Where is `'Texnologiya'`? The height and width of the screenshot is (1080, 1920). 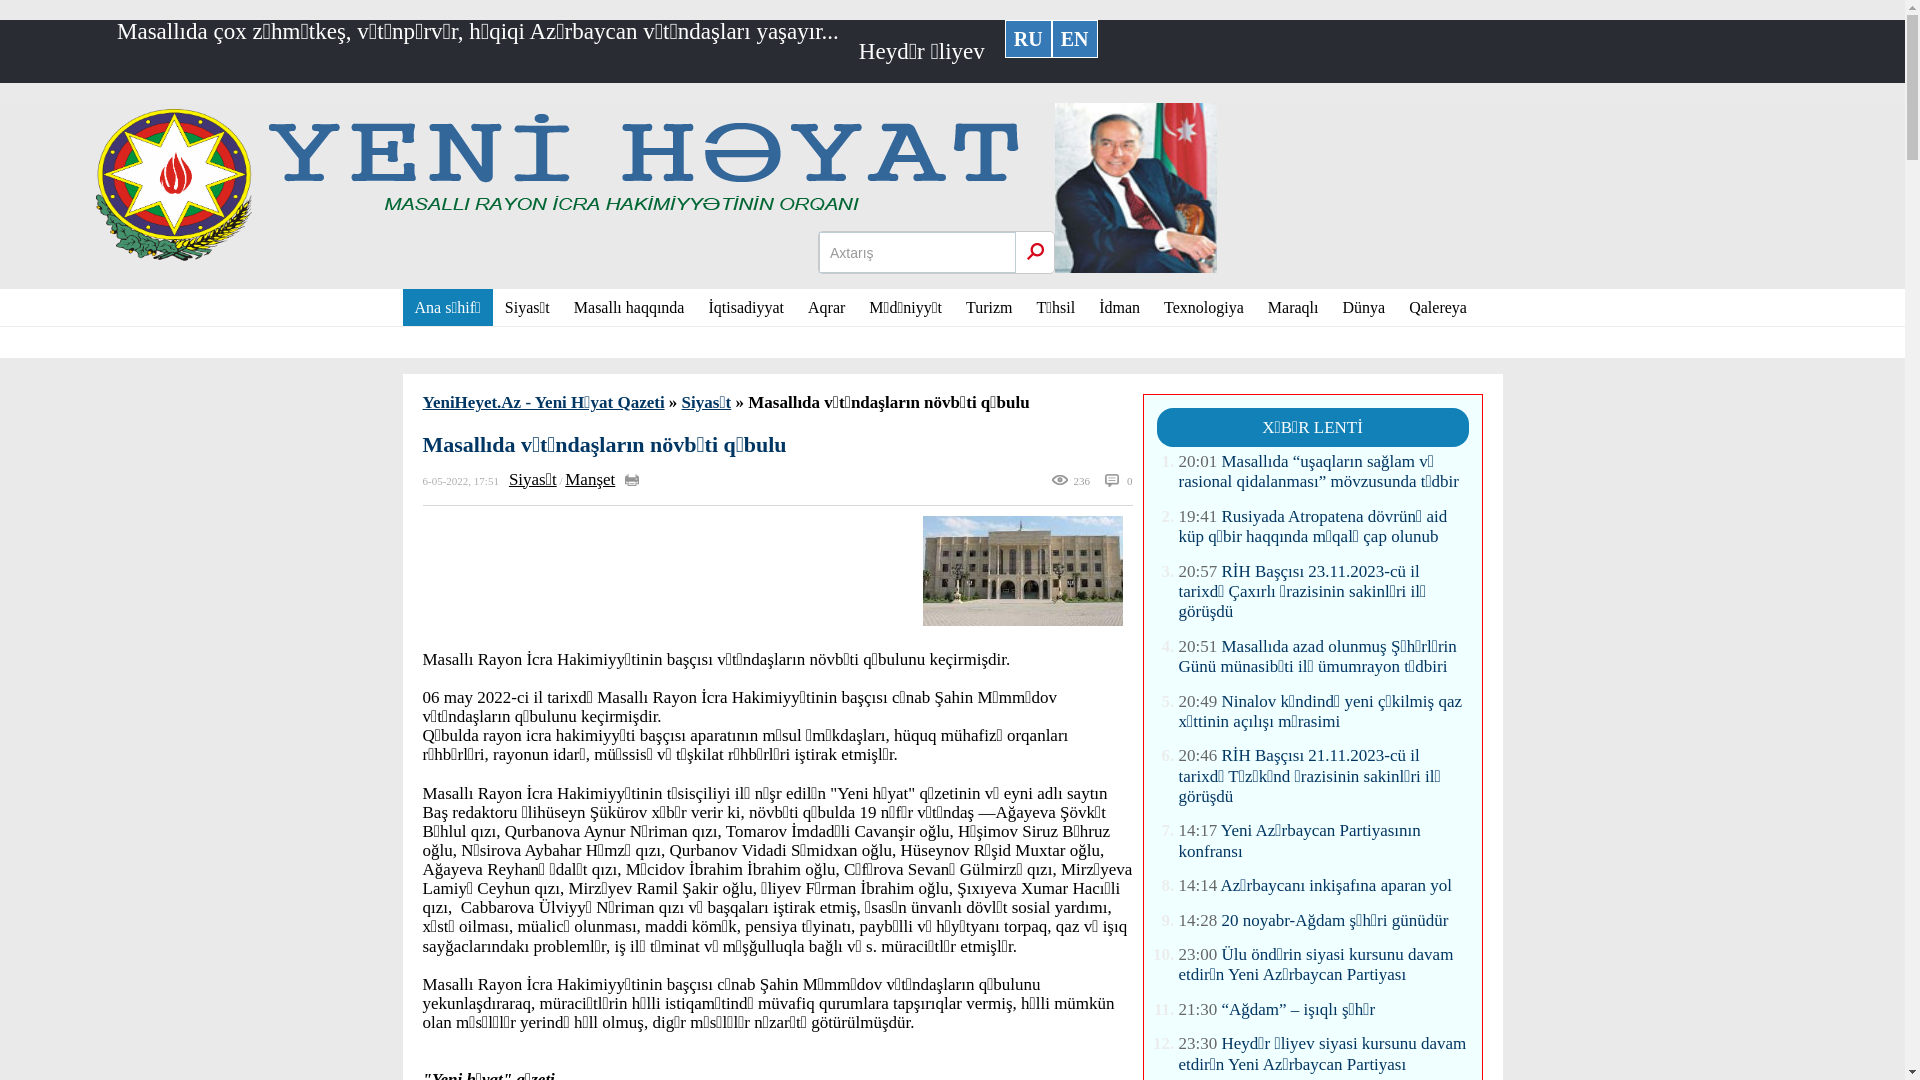 'Texnologiya' is located at coordinates (1203, 307).